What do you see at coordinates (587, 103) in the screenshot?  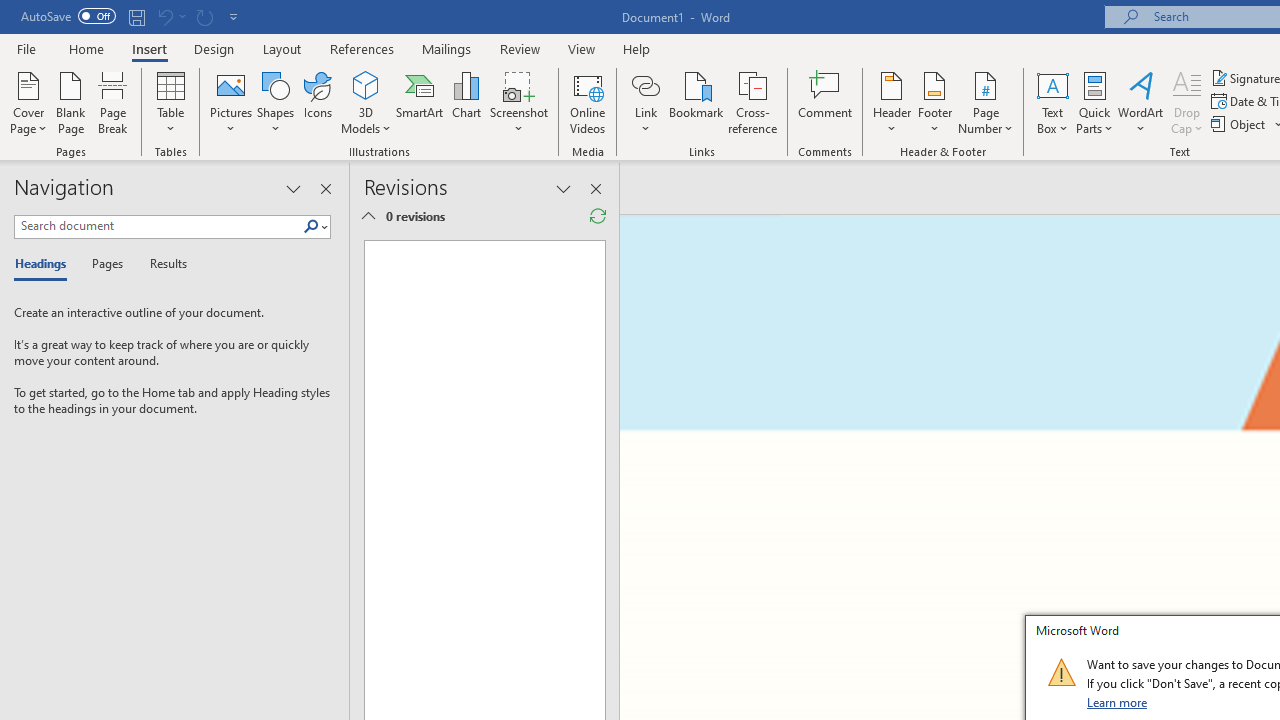 I see `'Online Videos...'` at bounding box center [587, 103].